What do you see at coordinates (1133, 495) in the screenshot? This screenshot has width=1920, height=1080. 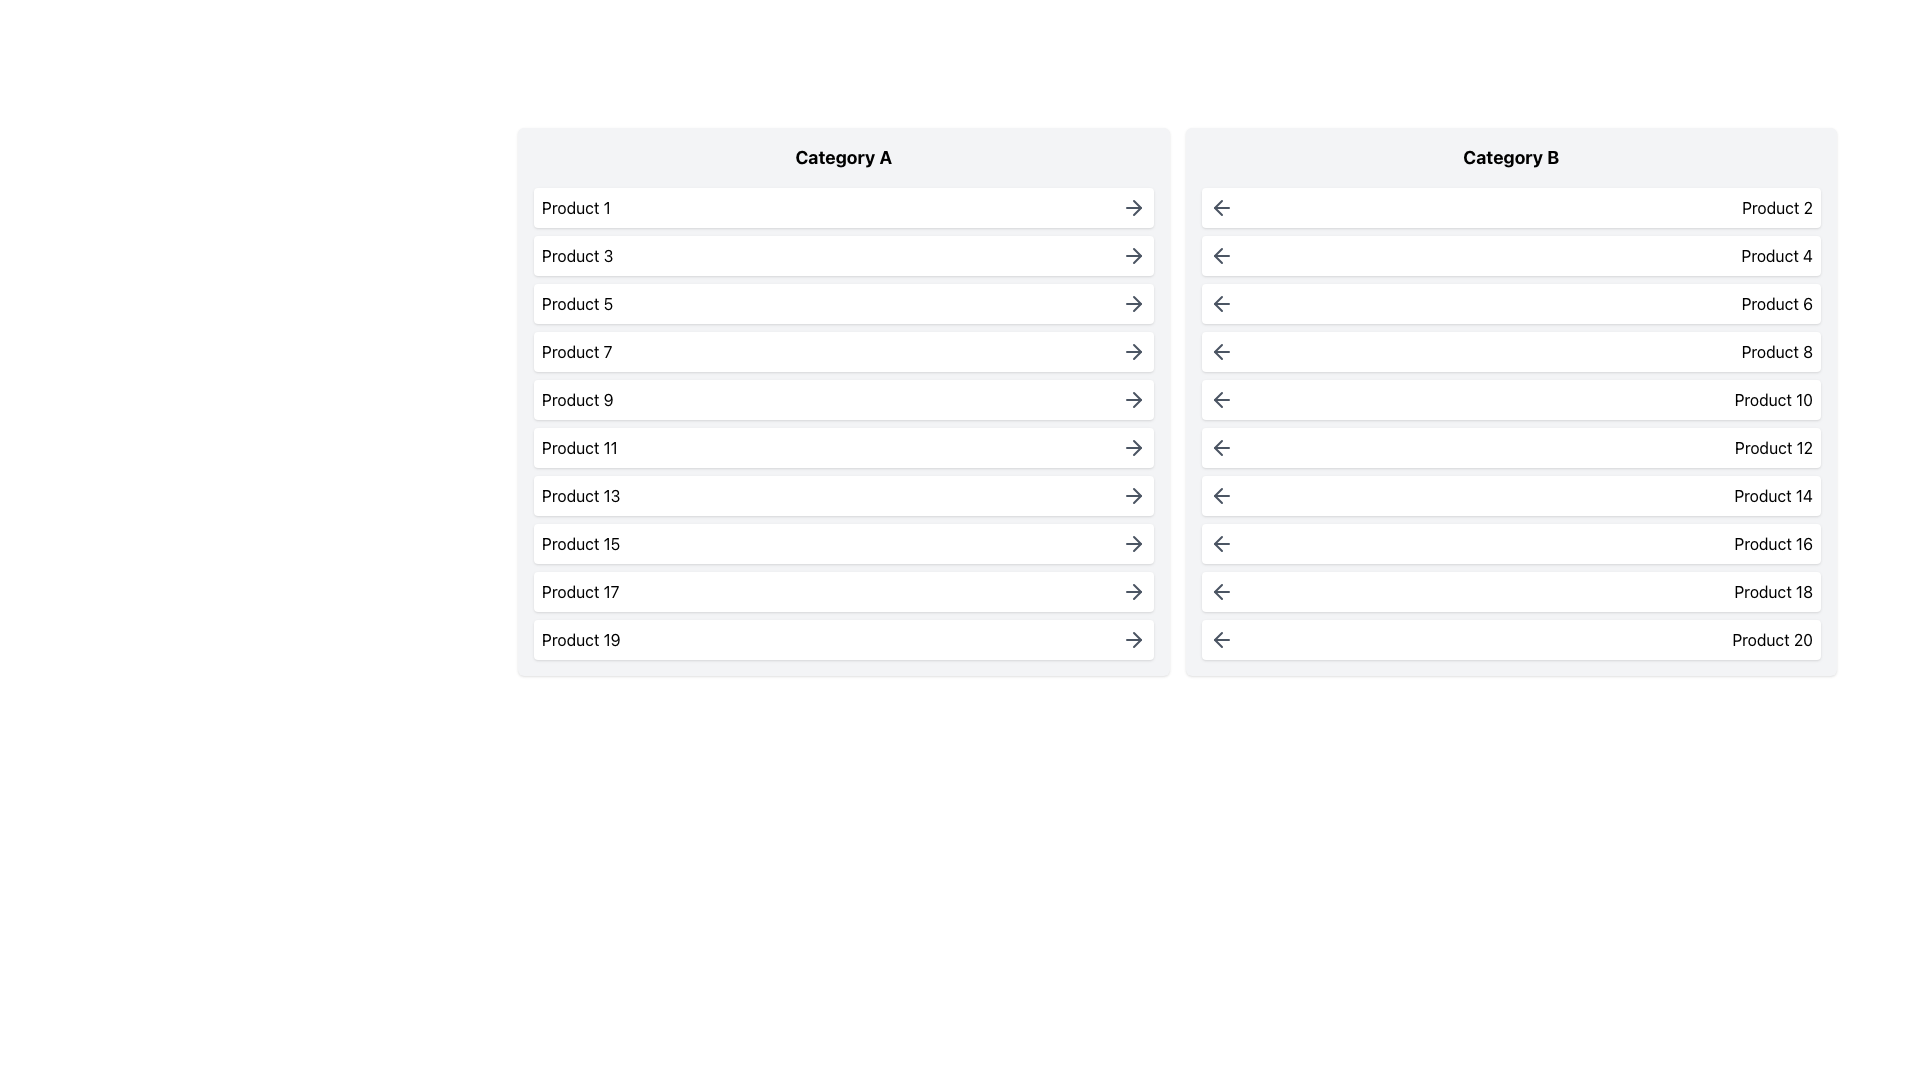 I see `the navigation button located on the far right within the row labeled 'Product 13' under 'Category A' to change its appearance` at bounding box center [1133, 495].